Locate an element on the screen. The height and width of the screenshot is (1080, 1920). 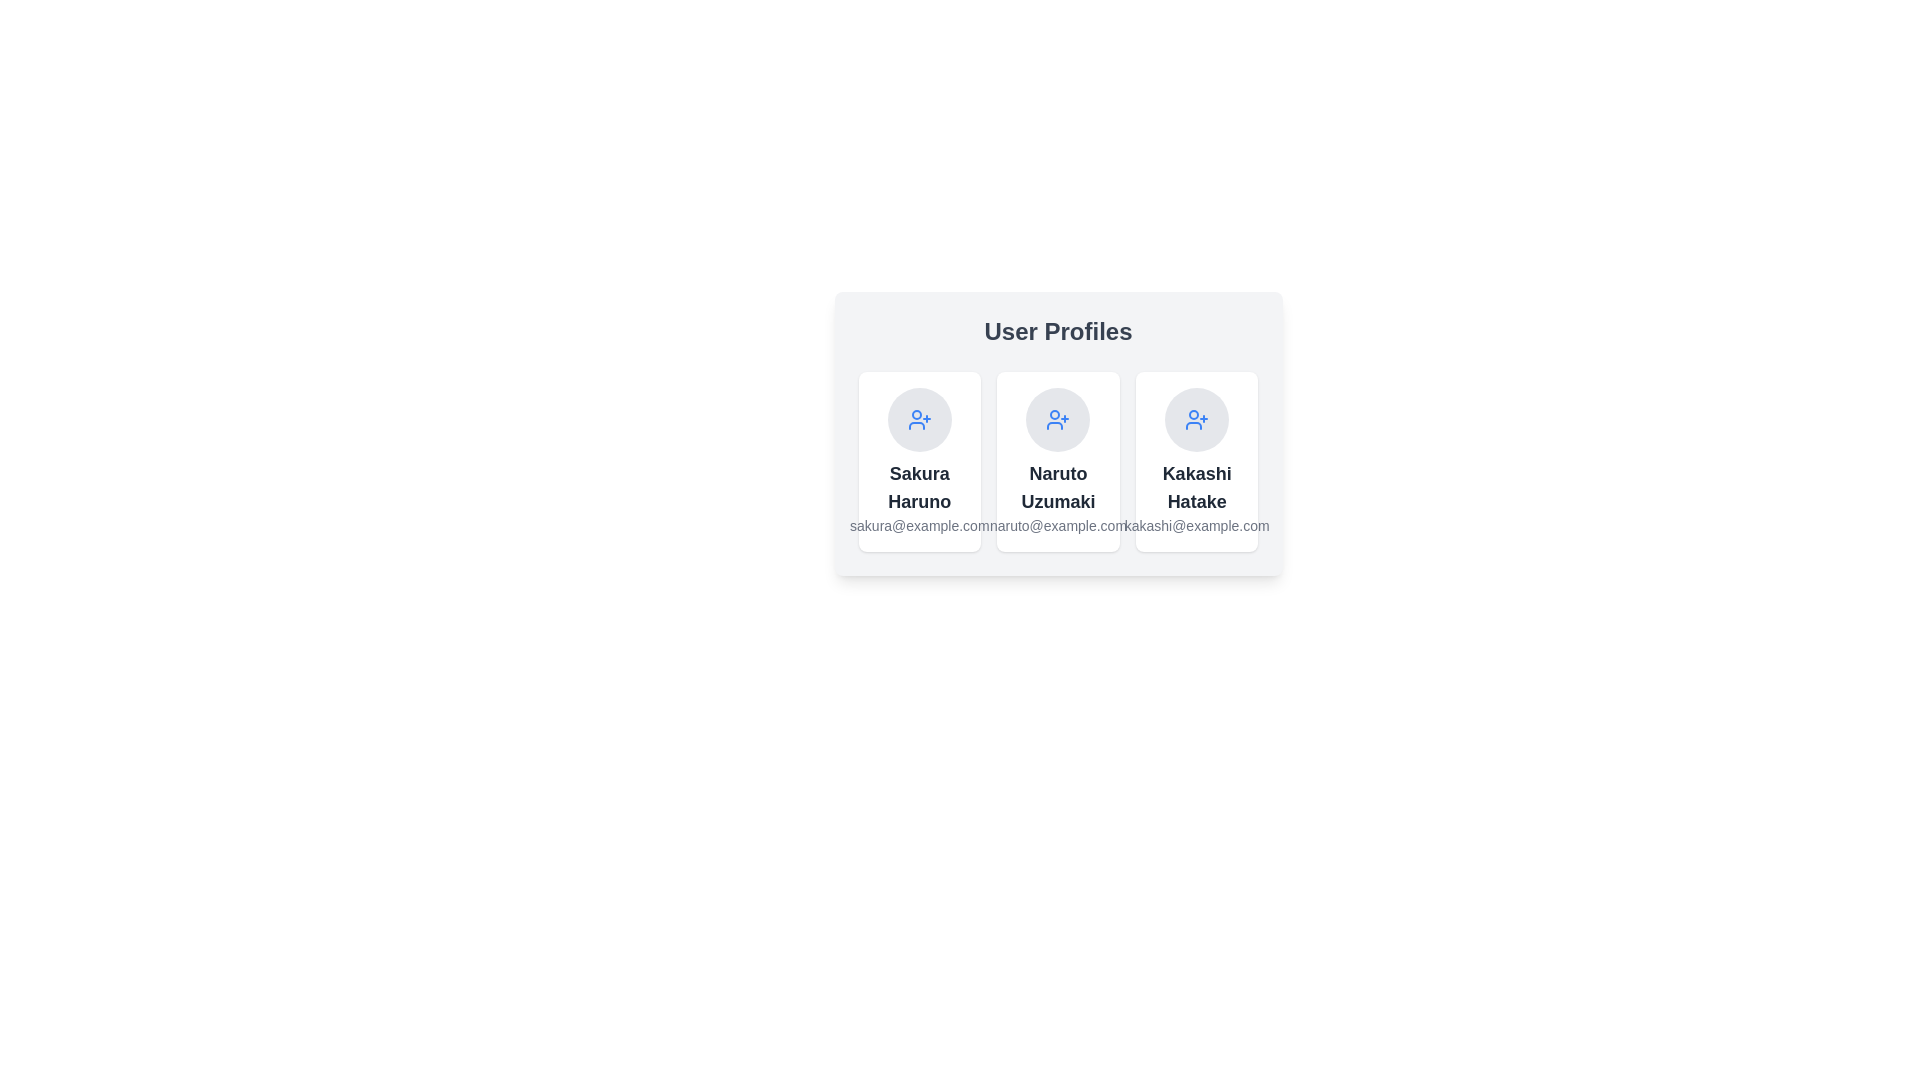
the third profile card in the grid layout is located at coordinates (1197, 462).